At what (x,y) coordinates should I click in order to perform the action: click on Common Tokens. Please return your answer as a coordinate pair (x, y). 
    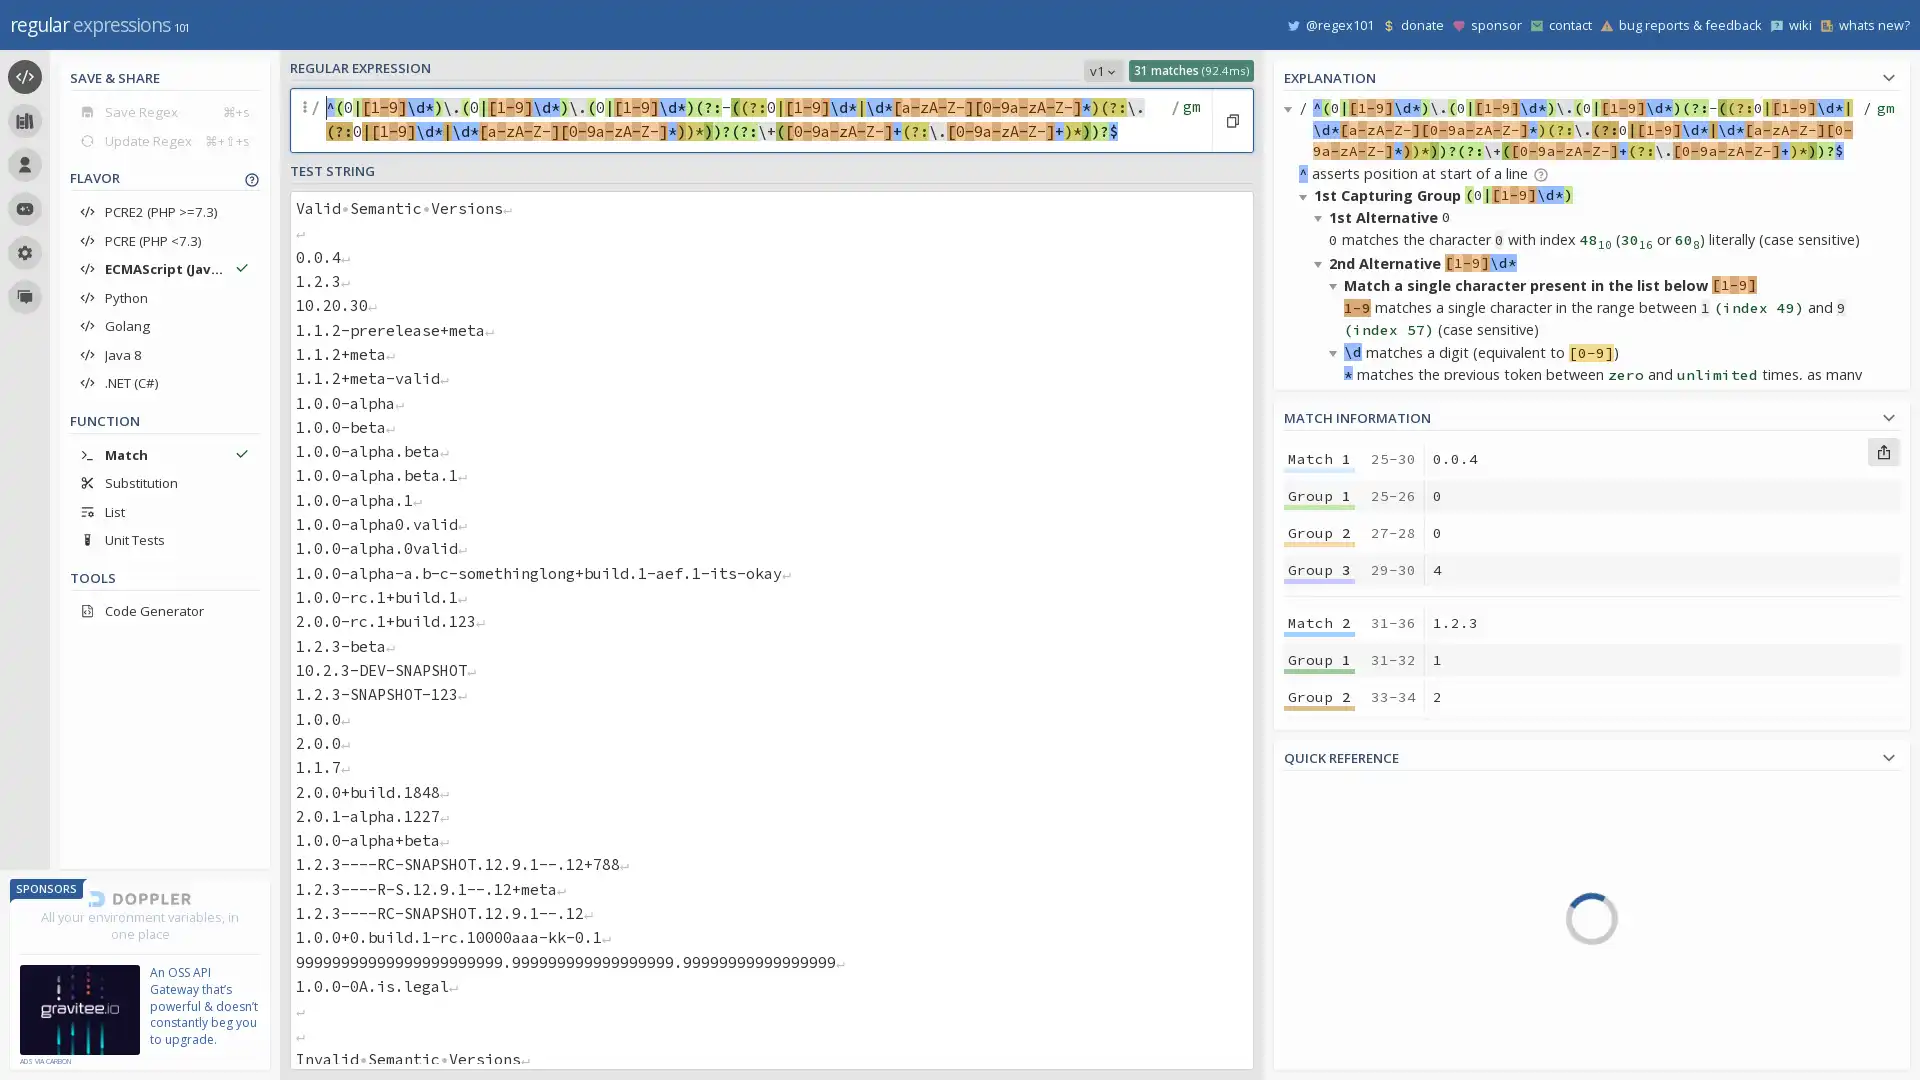
    Looking at the image, I should click on (1377, 857).